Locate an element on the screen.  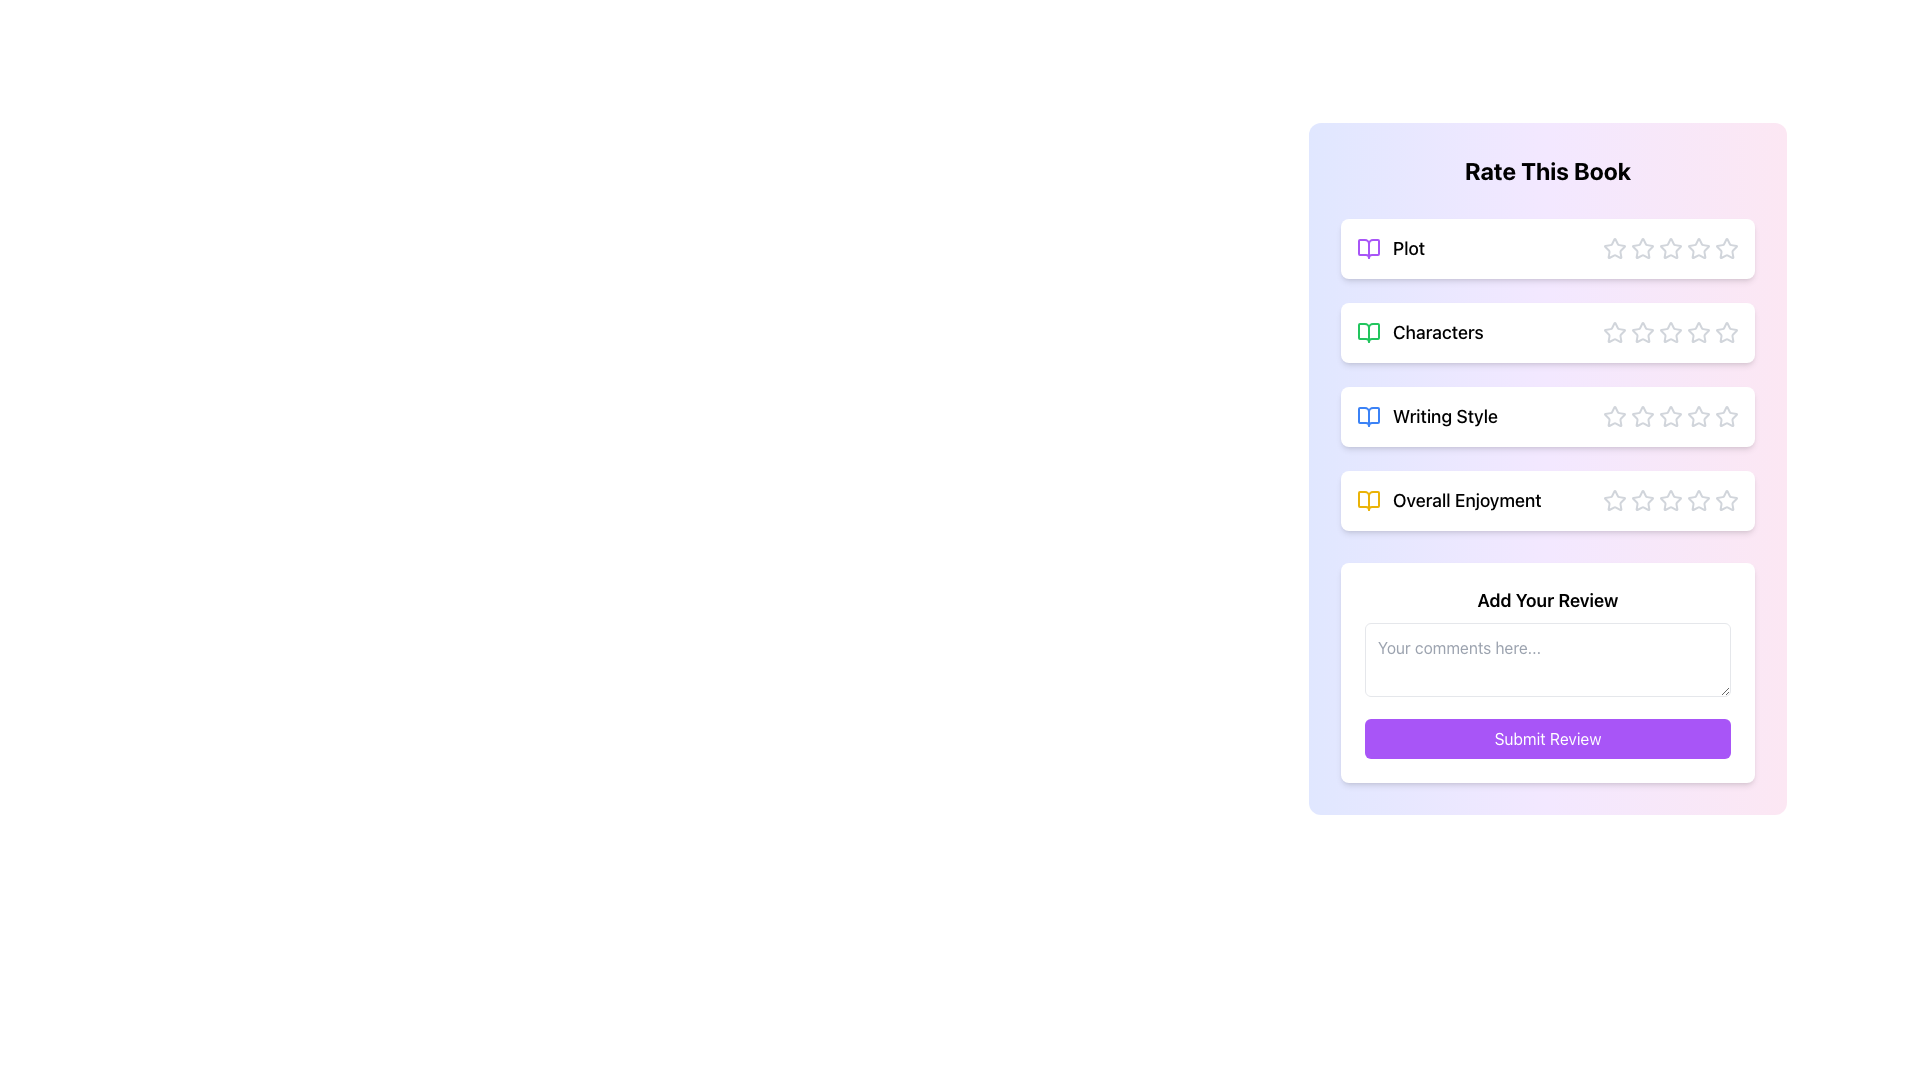
the 'Submit Review' button, which is a rectangular button with rounded corners, solid purple background, and white text is located at coordinates (1547, 739).